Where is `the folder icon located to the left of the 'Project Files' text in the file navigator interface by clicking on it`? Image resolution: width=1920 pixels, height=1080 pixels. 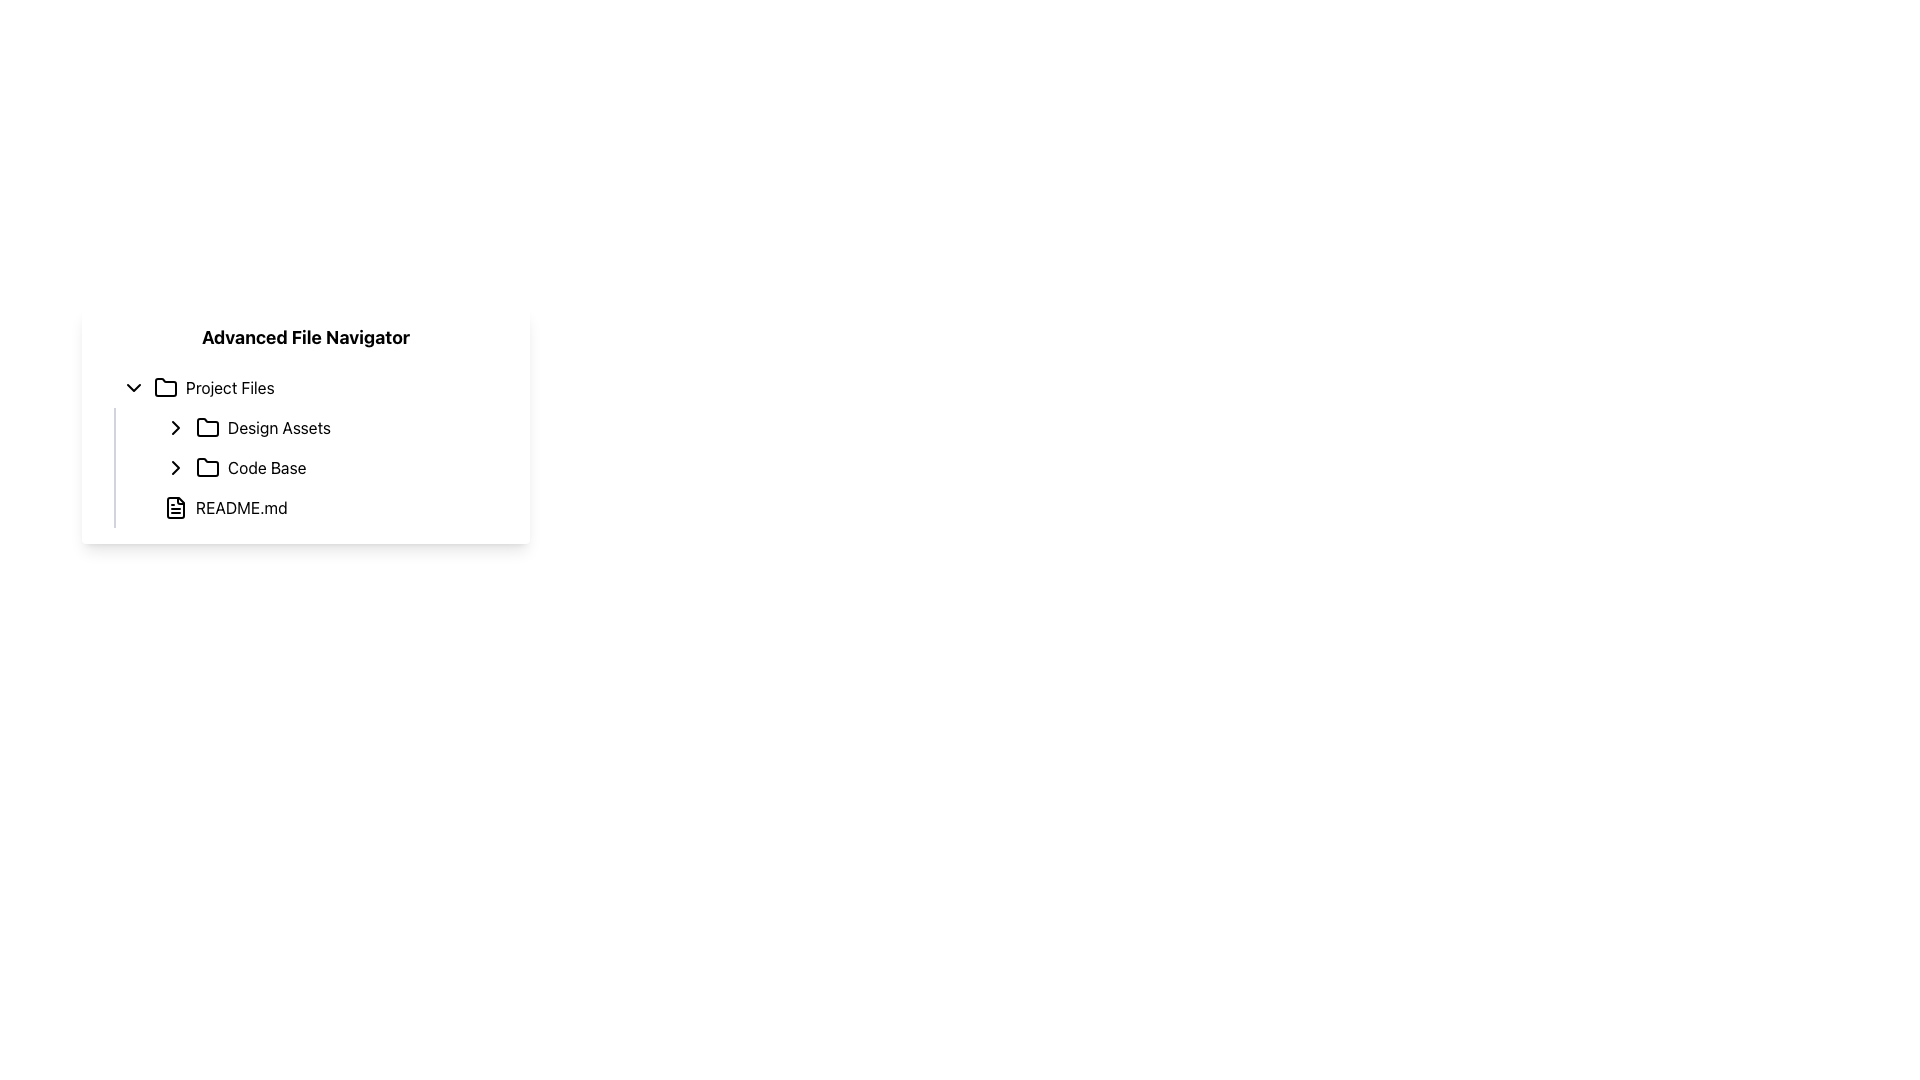 the folder icon located to the left of the 'Project Files' text in the file navigator interface by clicking on it is located at coordinates (166, 386).